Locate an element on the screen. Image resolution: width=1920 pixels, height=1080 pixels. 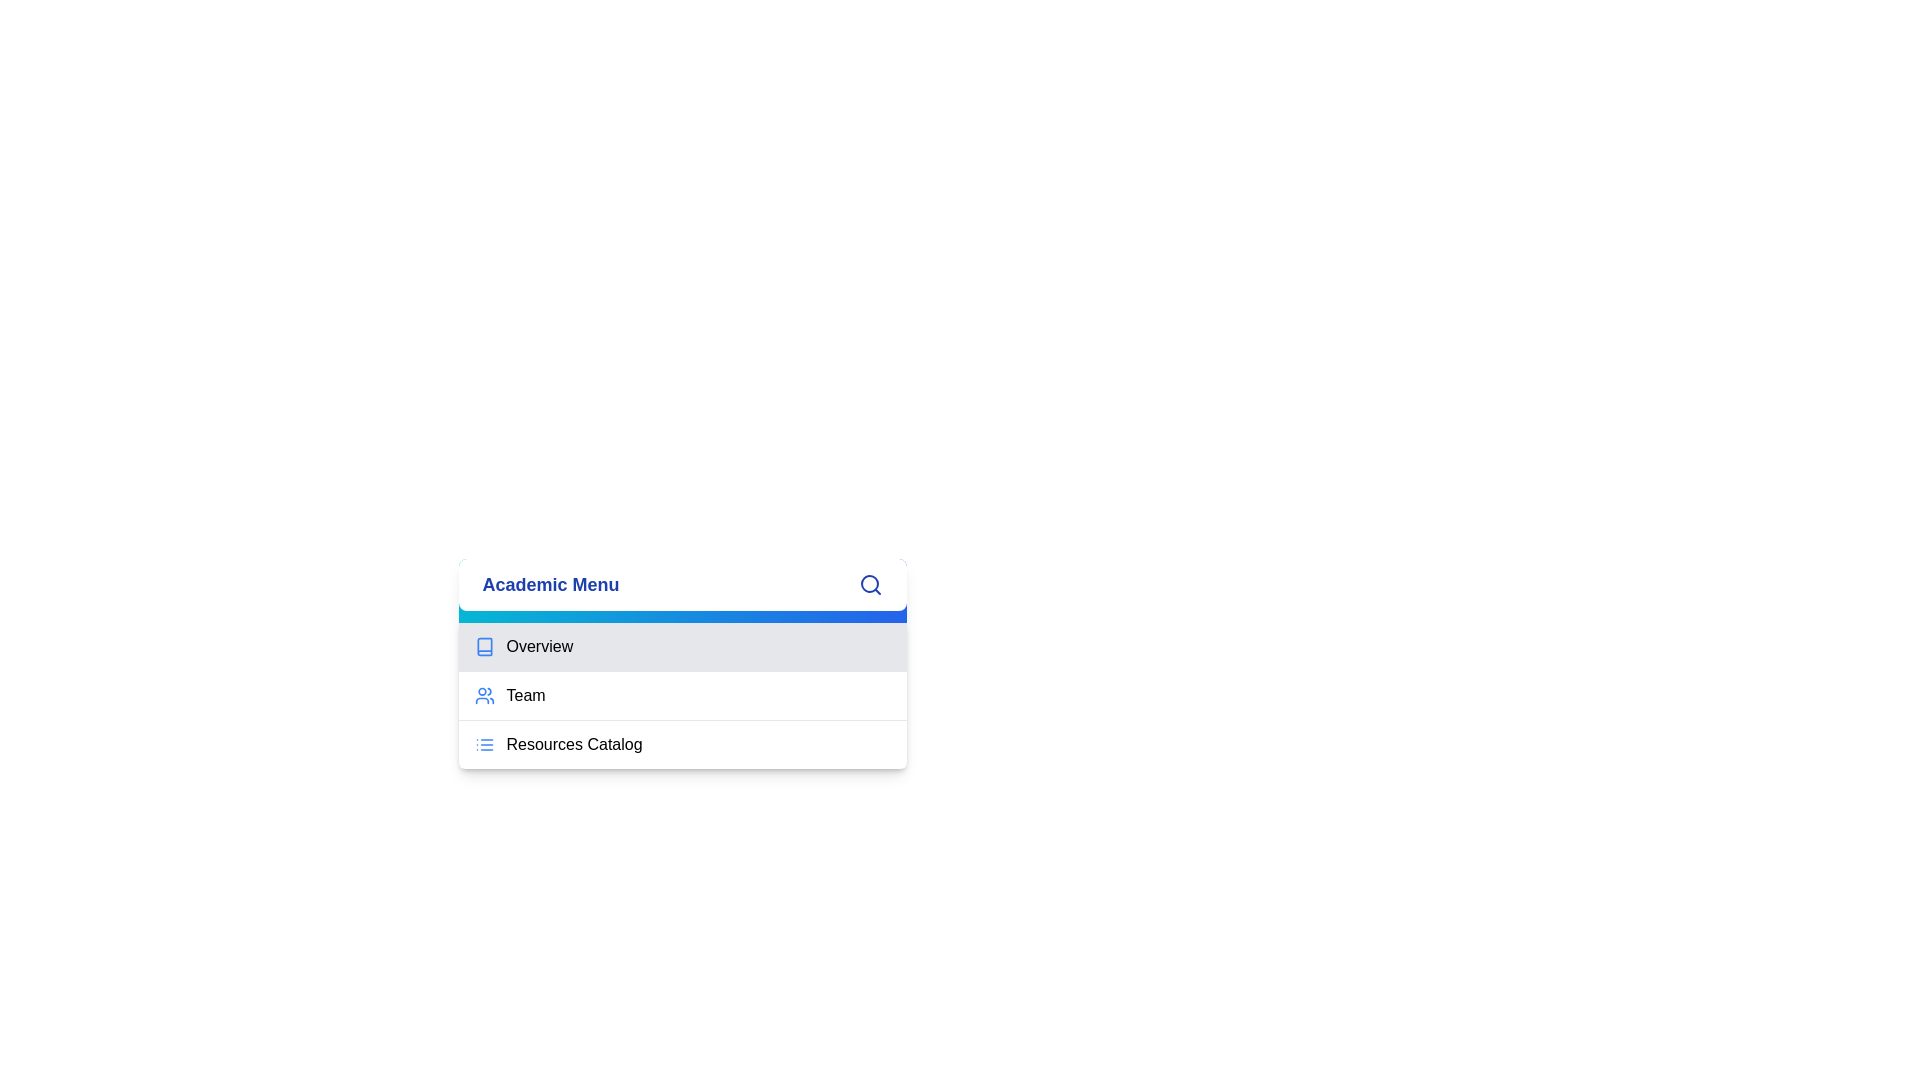
the 'Overview' menu item, which is the first item in the vertical 'Academic Menu' list is located at coordinates (682, 663).